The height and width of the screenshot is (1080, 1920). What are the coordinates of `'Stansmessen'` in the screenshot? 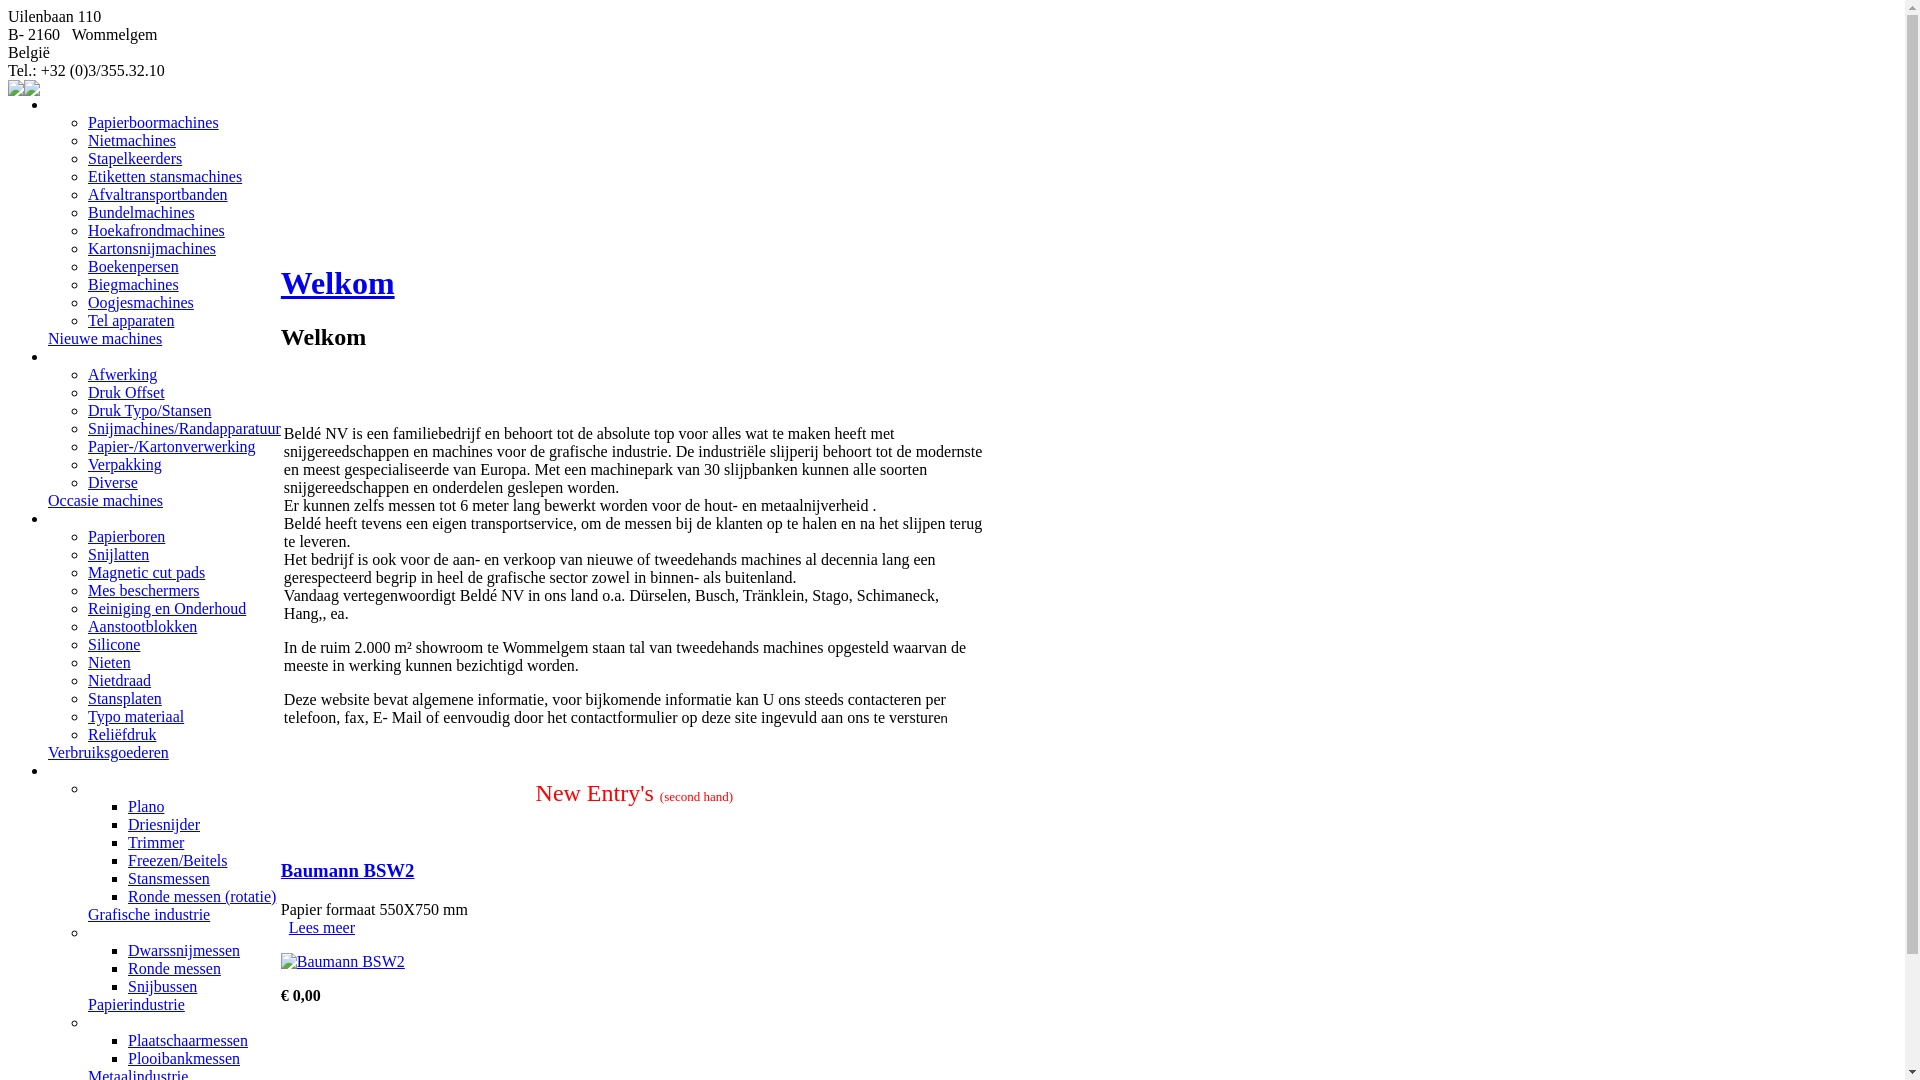 It's located at (168, 877).